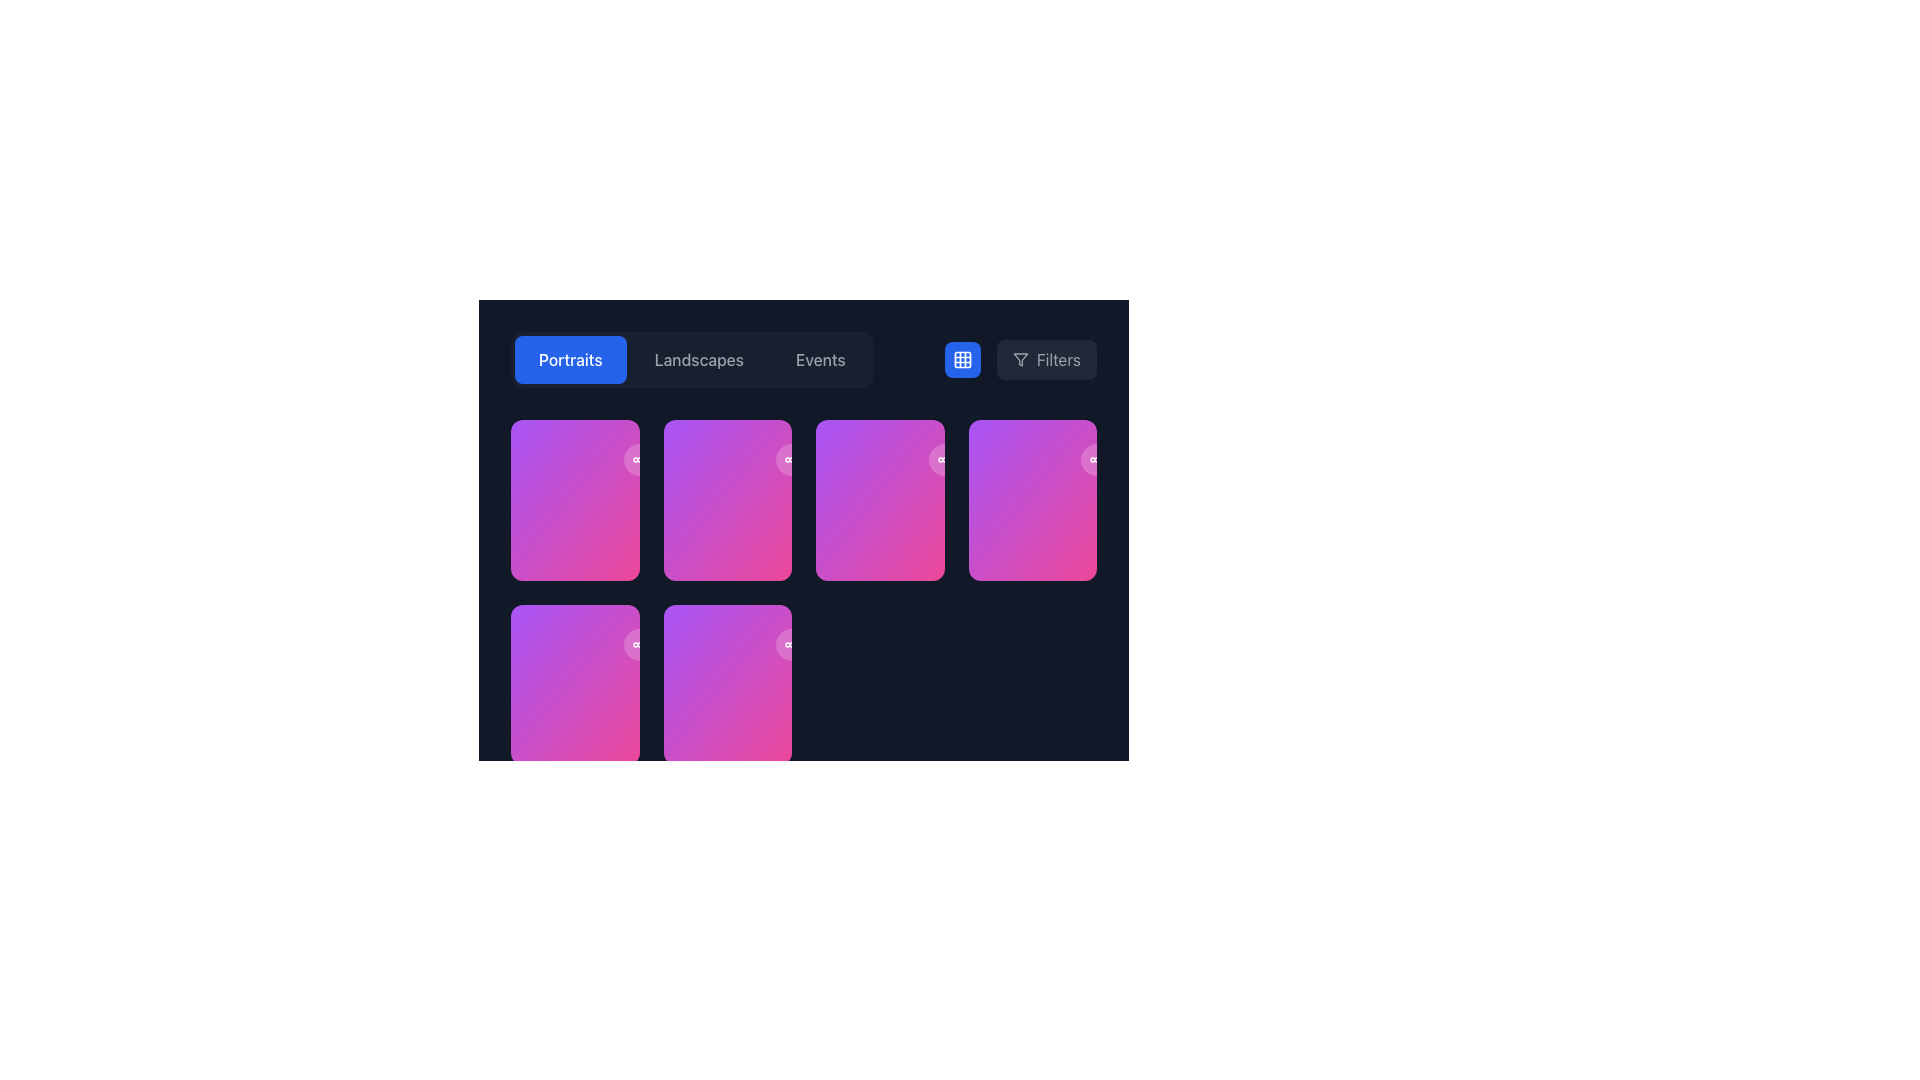  What do you see at coordinates (1020, 358) in the screenshot?
I see `the filter icon located within the 'Filters' button on the top menu bar` at bounding box center [1020, 358].